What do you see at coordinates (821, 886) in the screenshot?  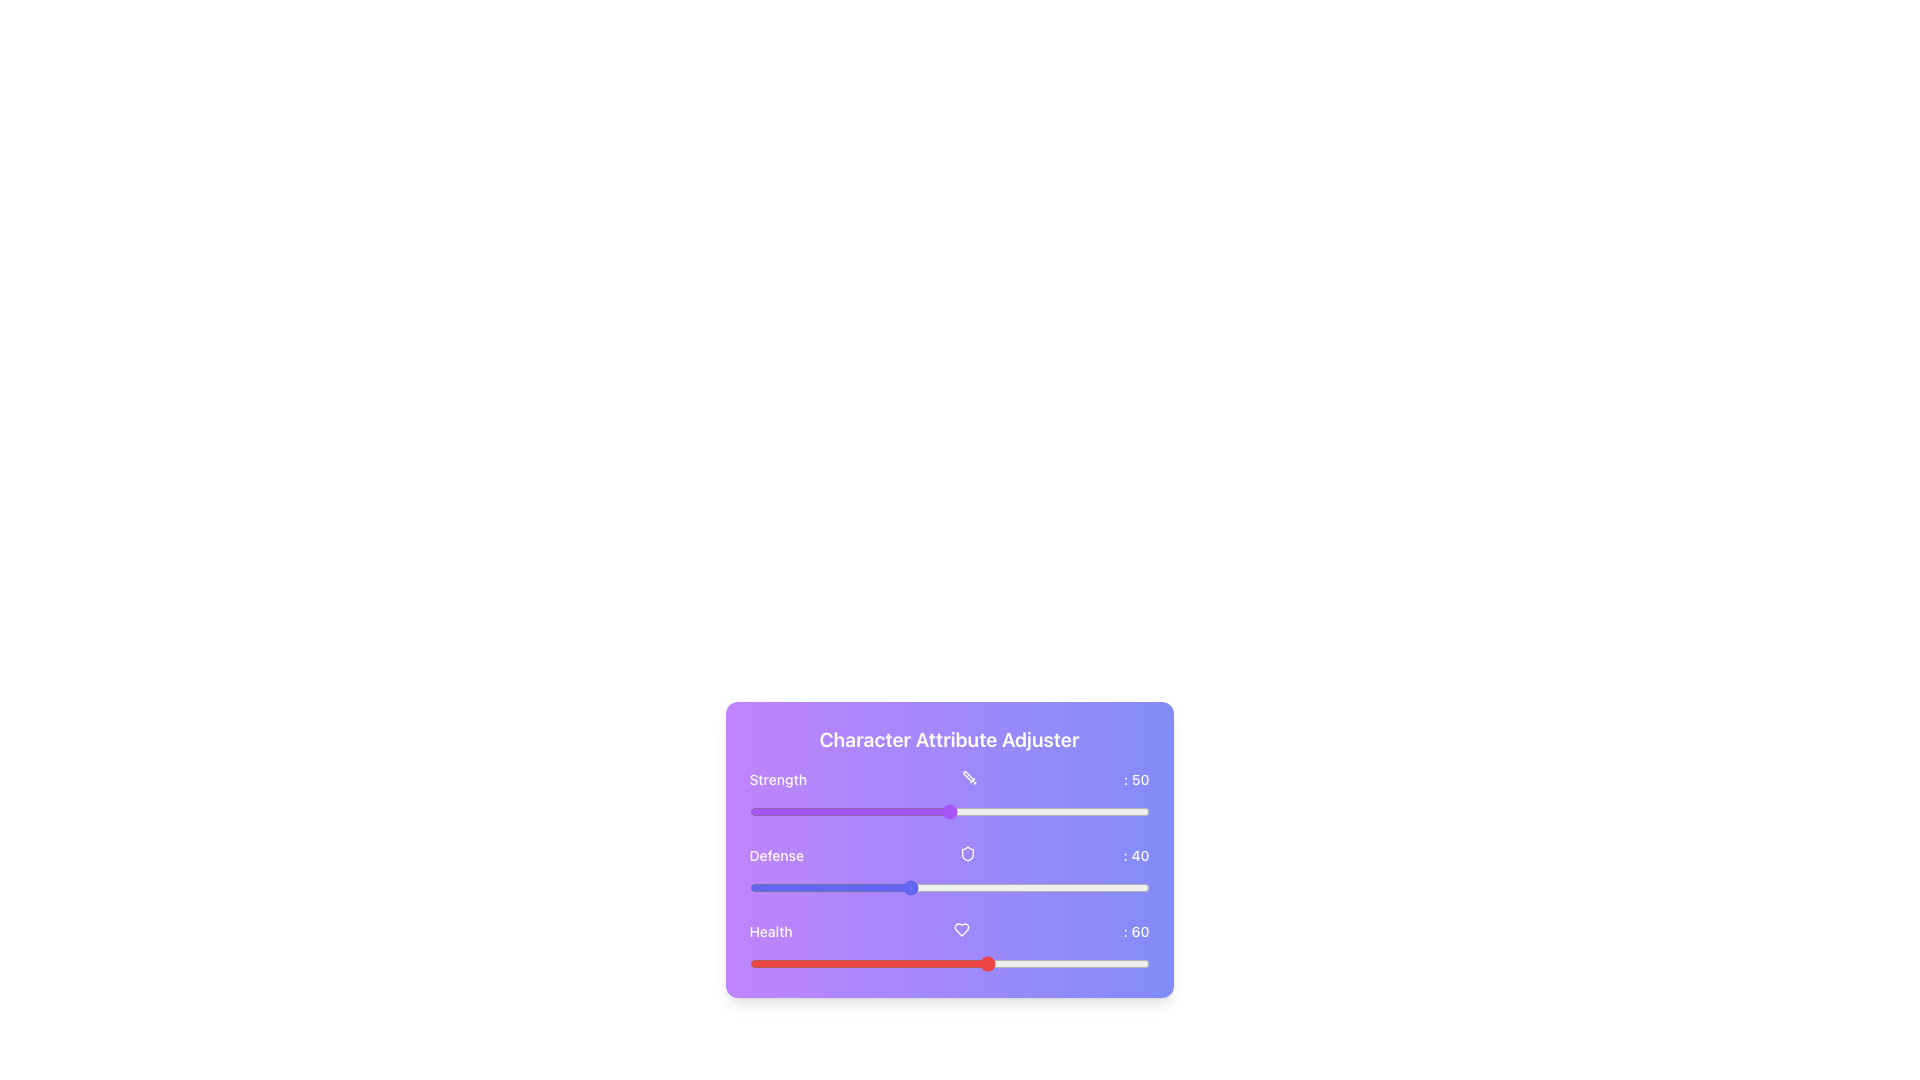 I see `the slider value` at bounding box center [821, 886].